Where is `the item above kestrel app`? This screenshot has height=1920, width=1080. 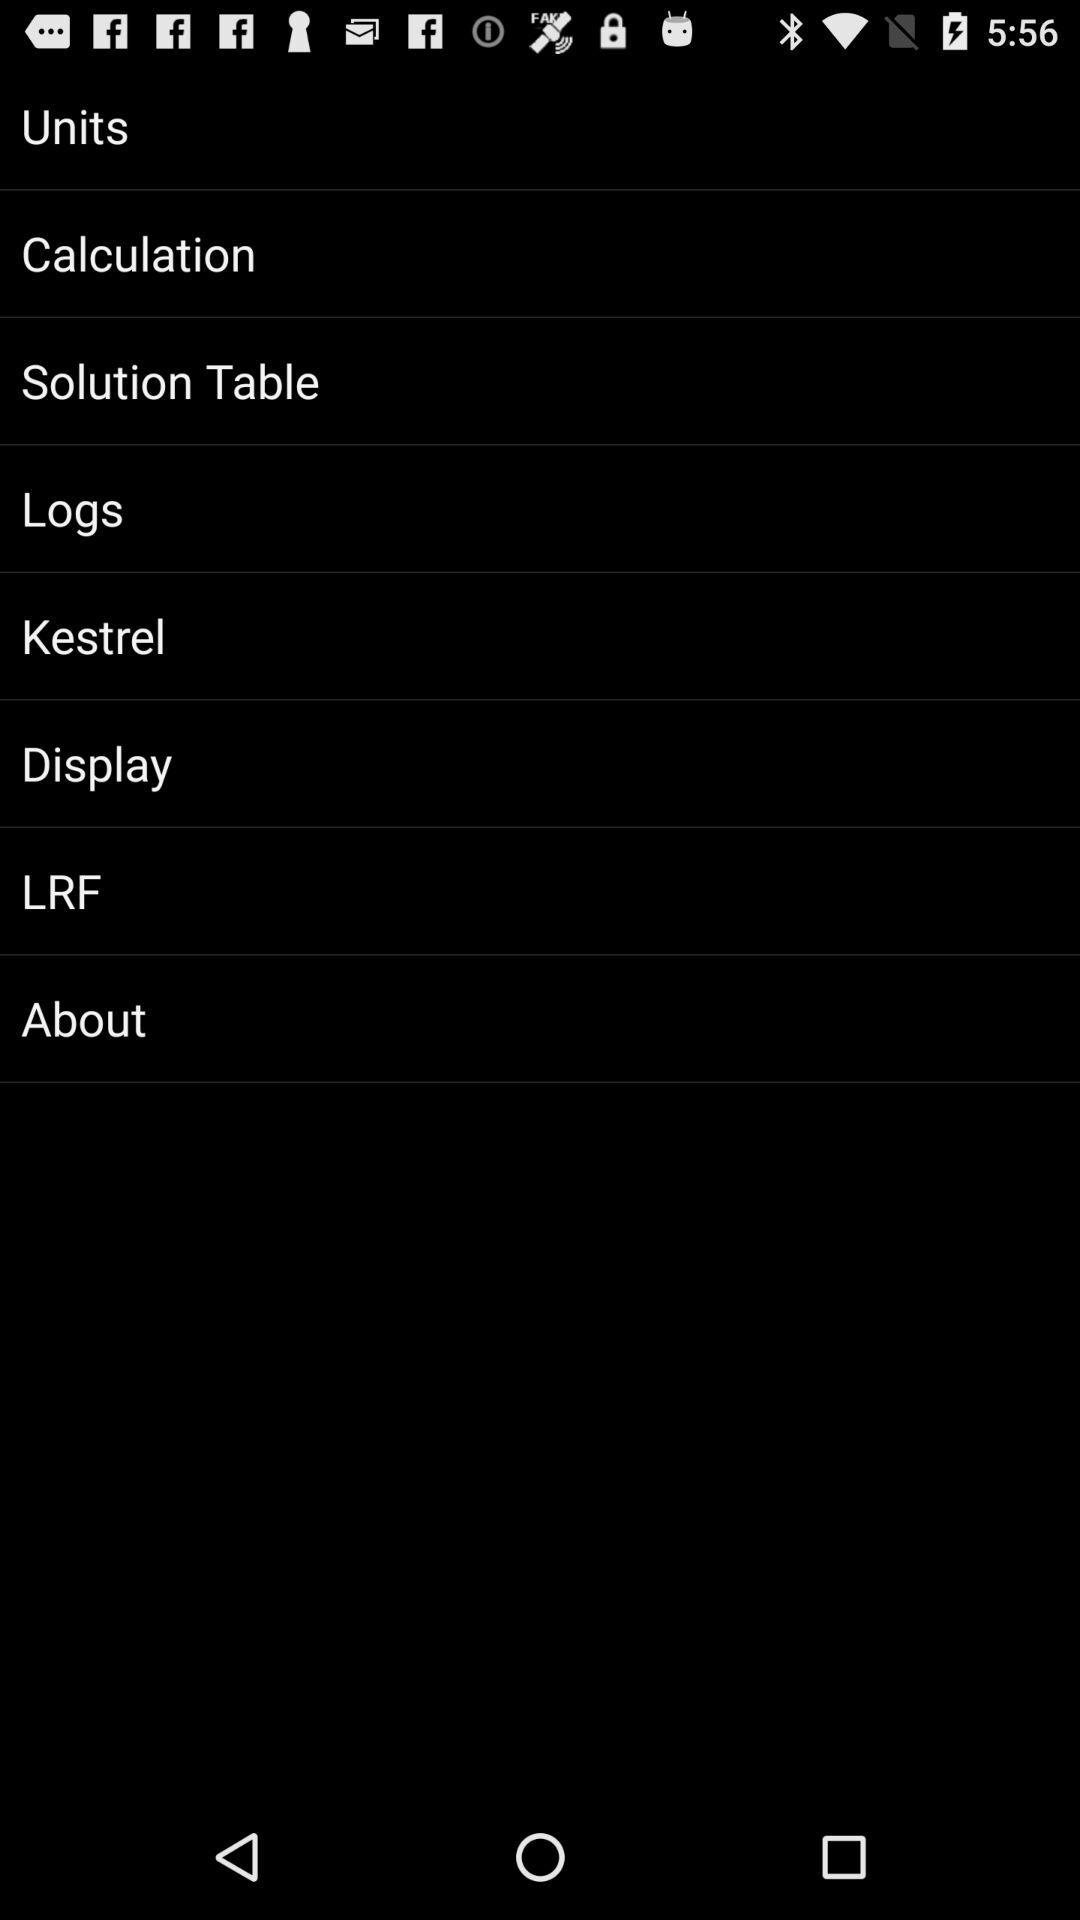
the item above kestrel app is located at coordinates (540, 508).